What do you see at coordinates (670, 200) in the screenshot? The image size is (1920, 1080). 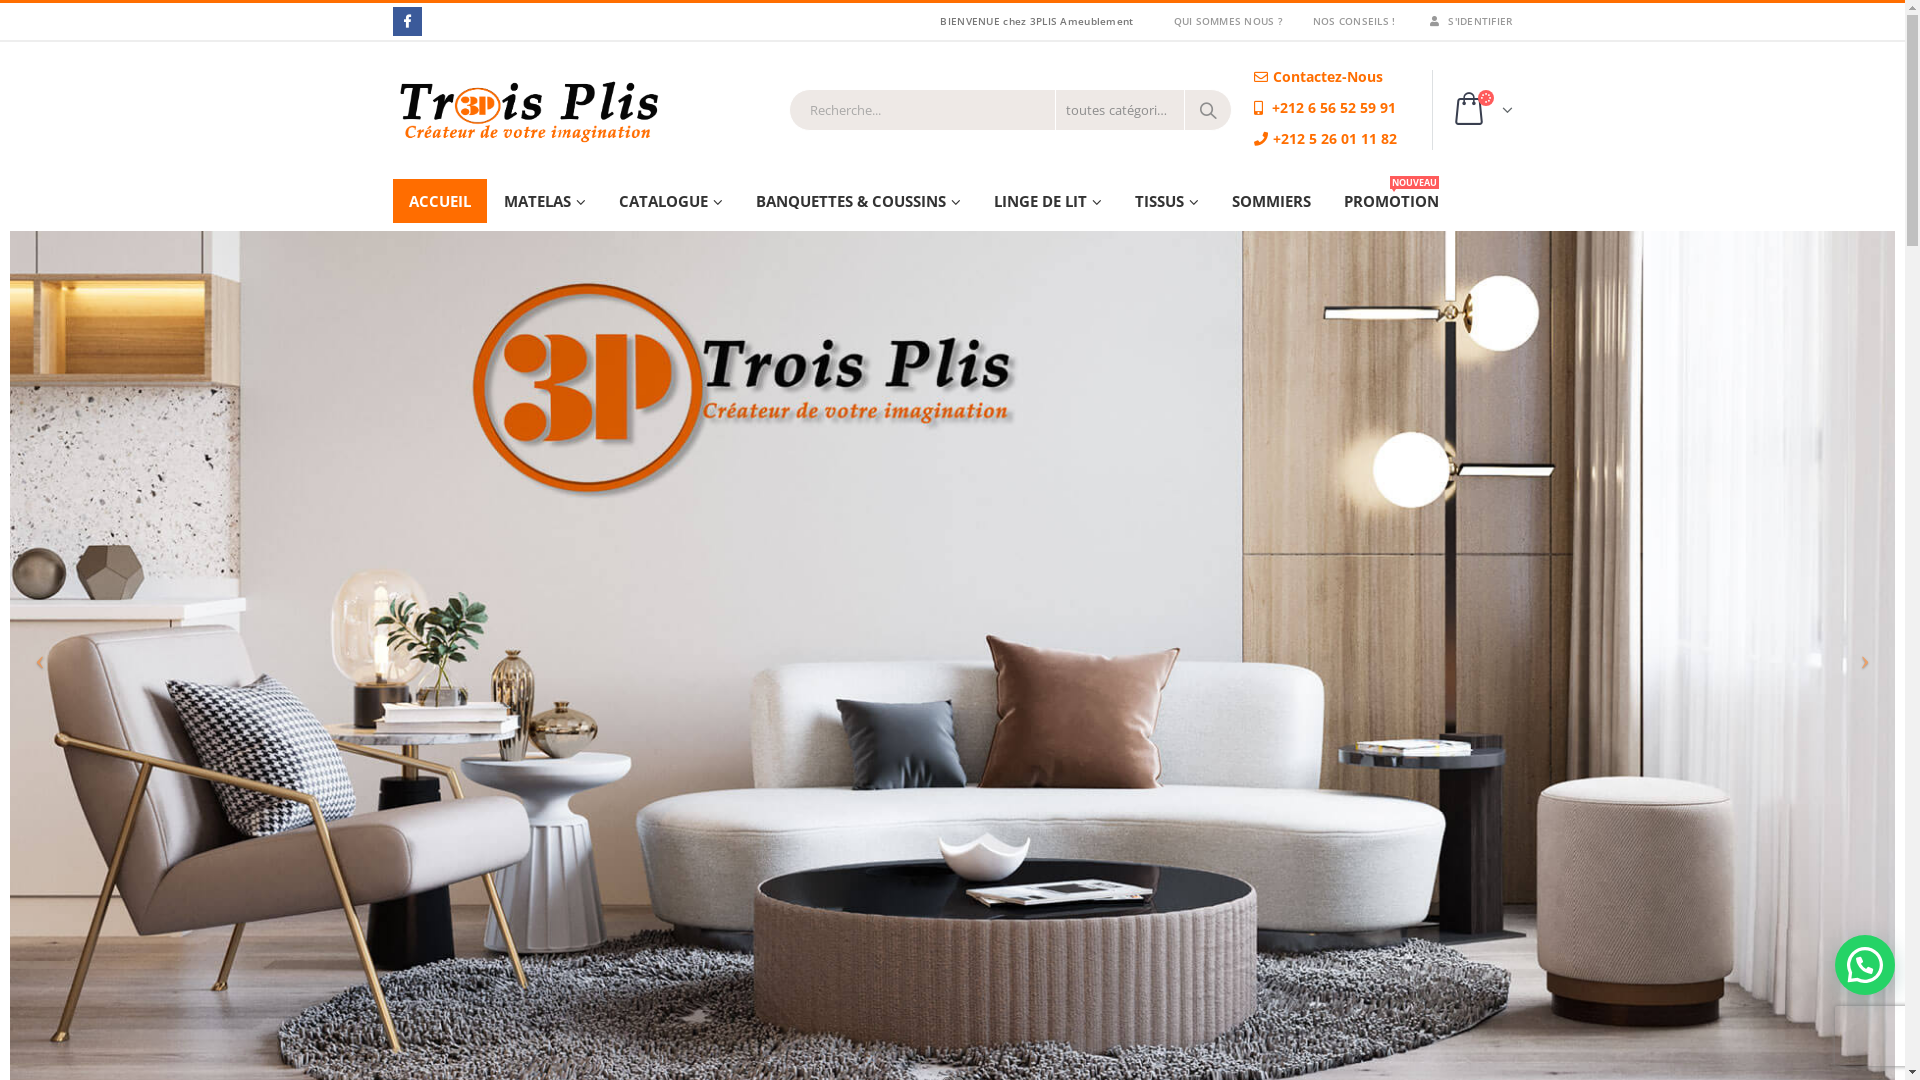 I see `'CATALOGUE'` at bounding box center [670, 200].